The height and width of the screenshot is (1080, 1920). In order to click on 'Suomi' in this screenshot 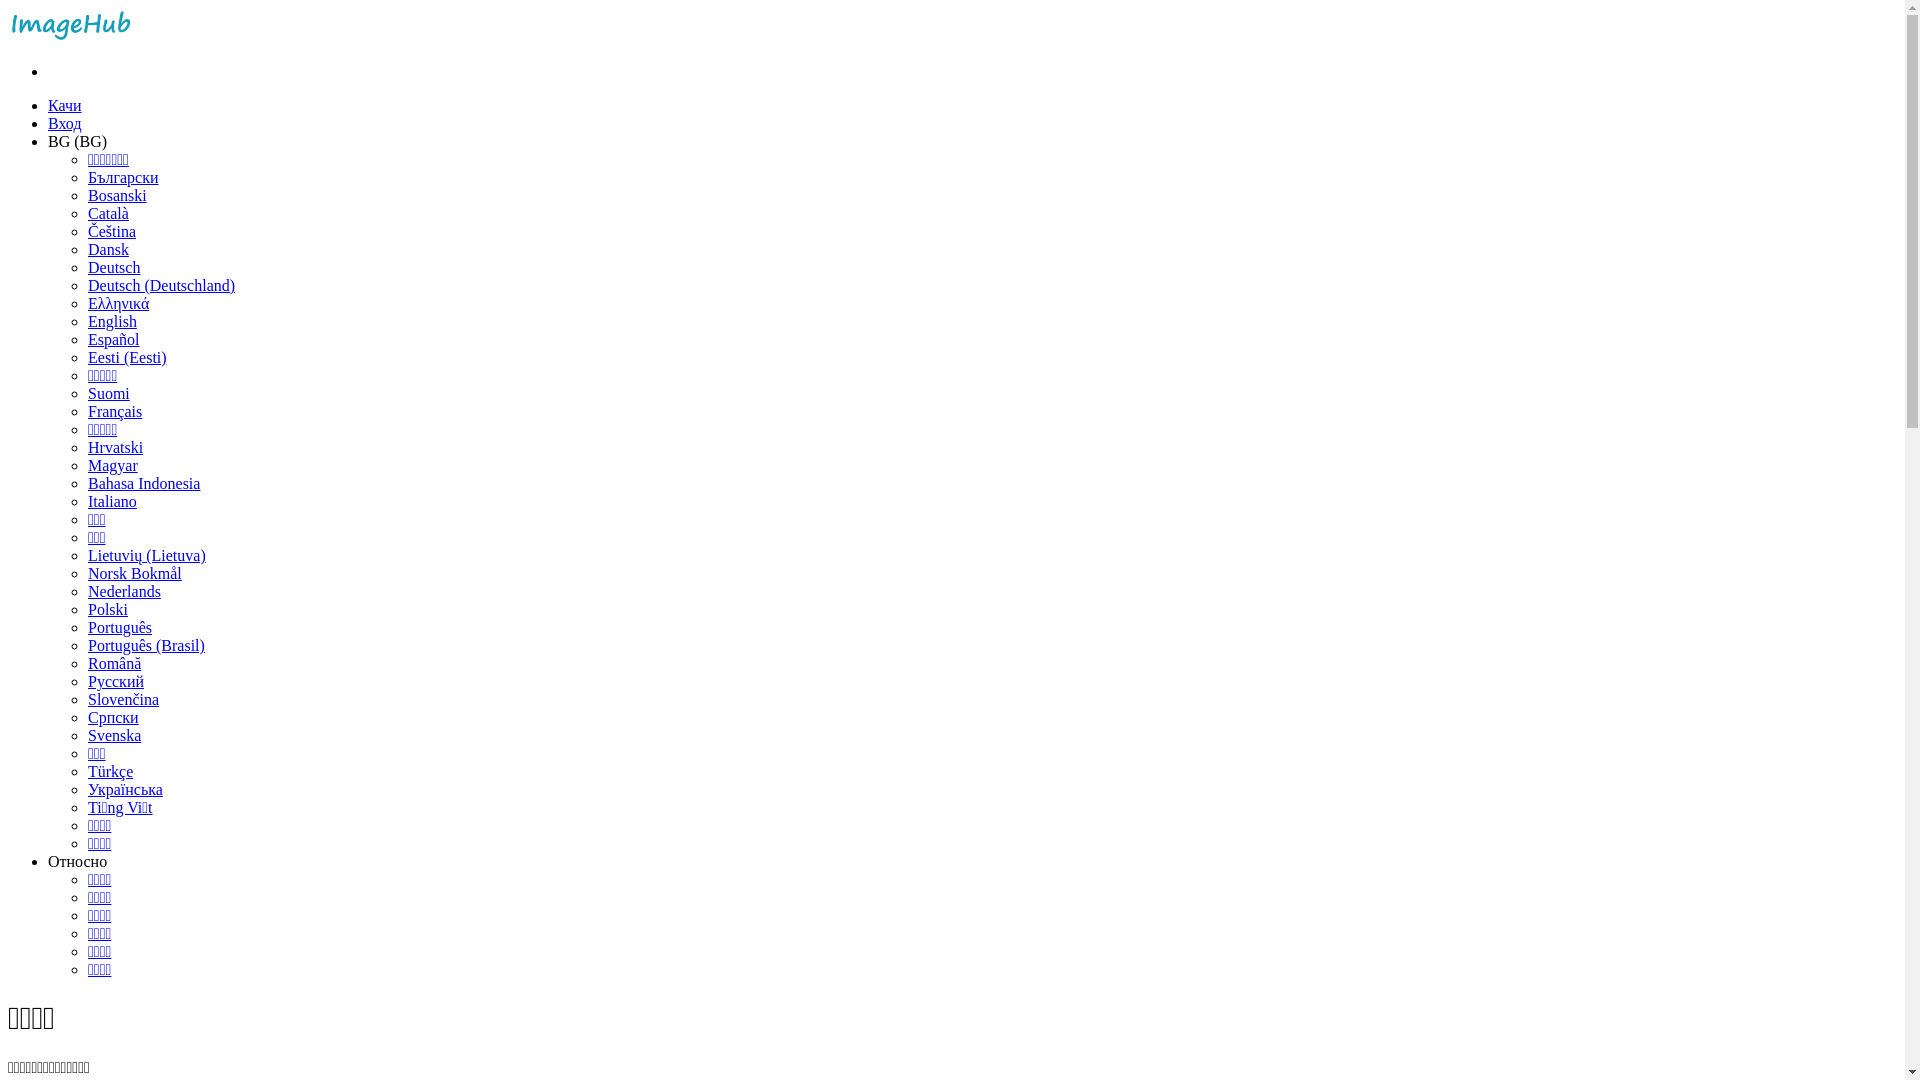, I will do `click(86, 393)`.